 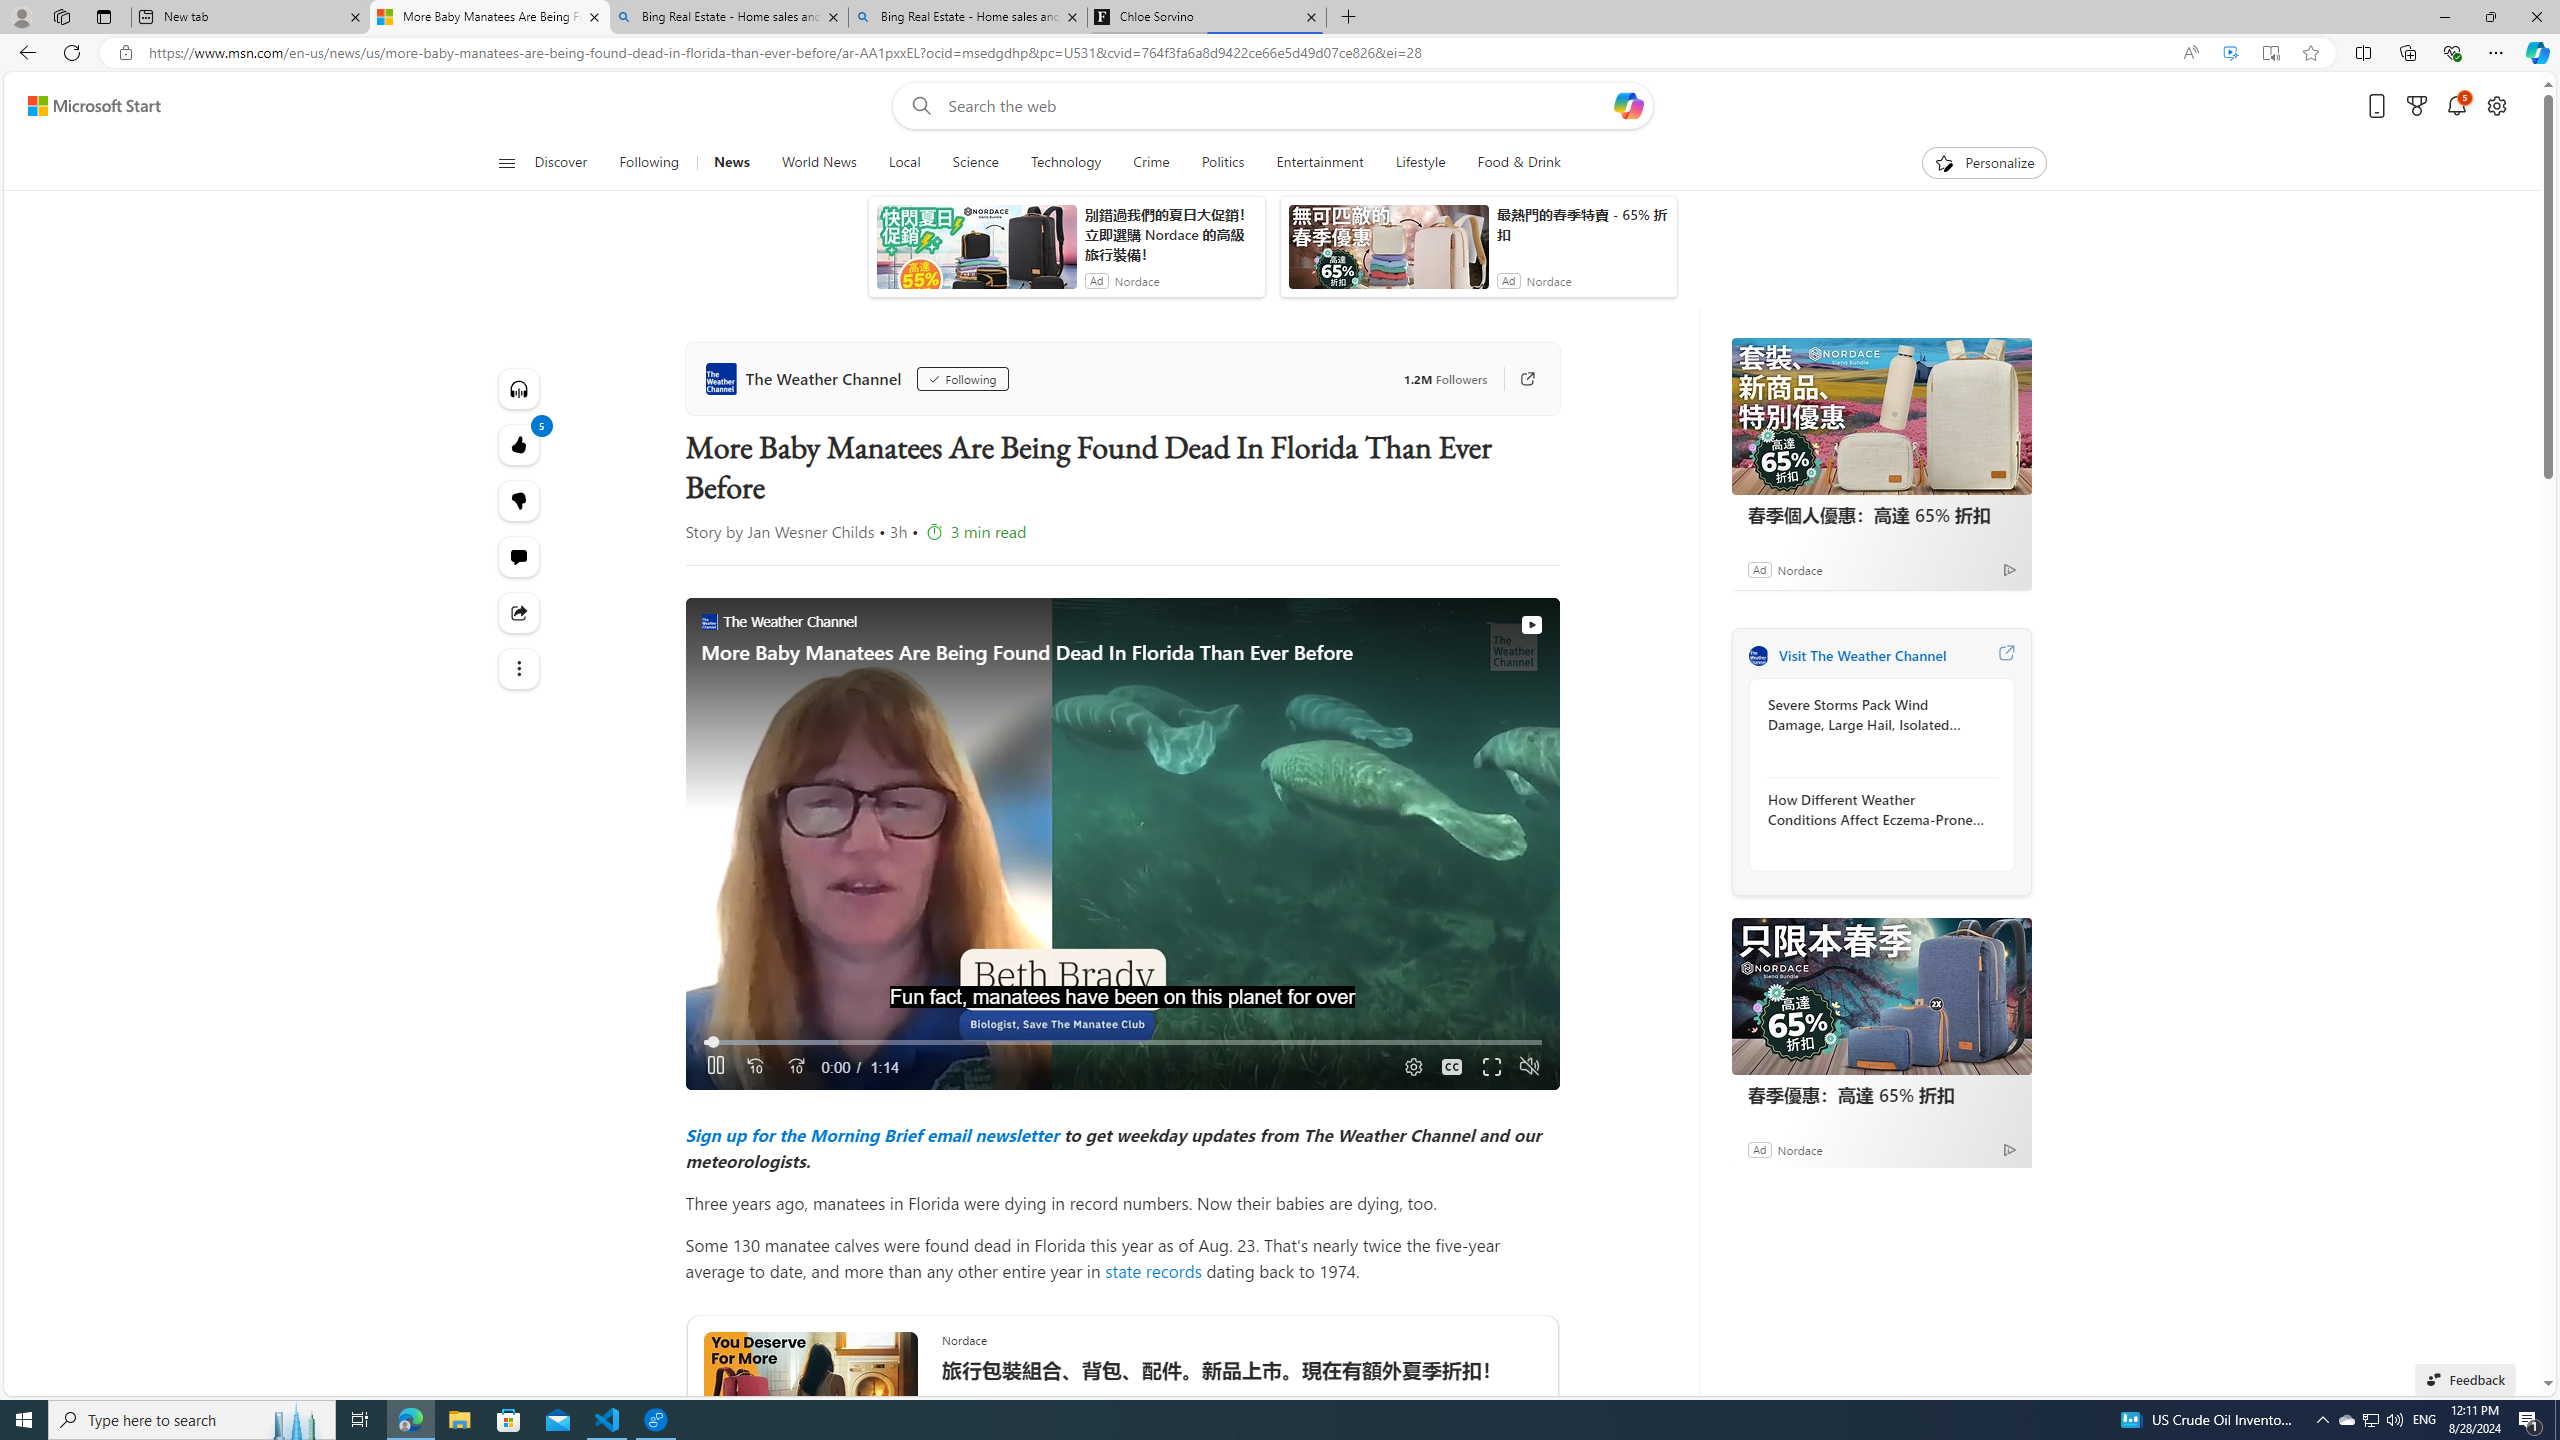 I want to click on 'Unmute', so click(x=1528, y=1066).